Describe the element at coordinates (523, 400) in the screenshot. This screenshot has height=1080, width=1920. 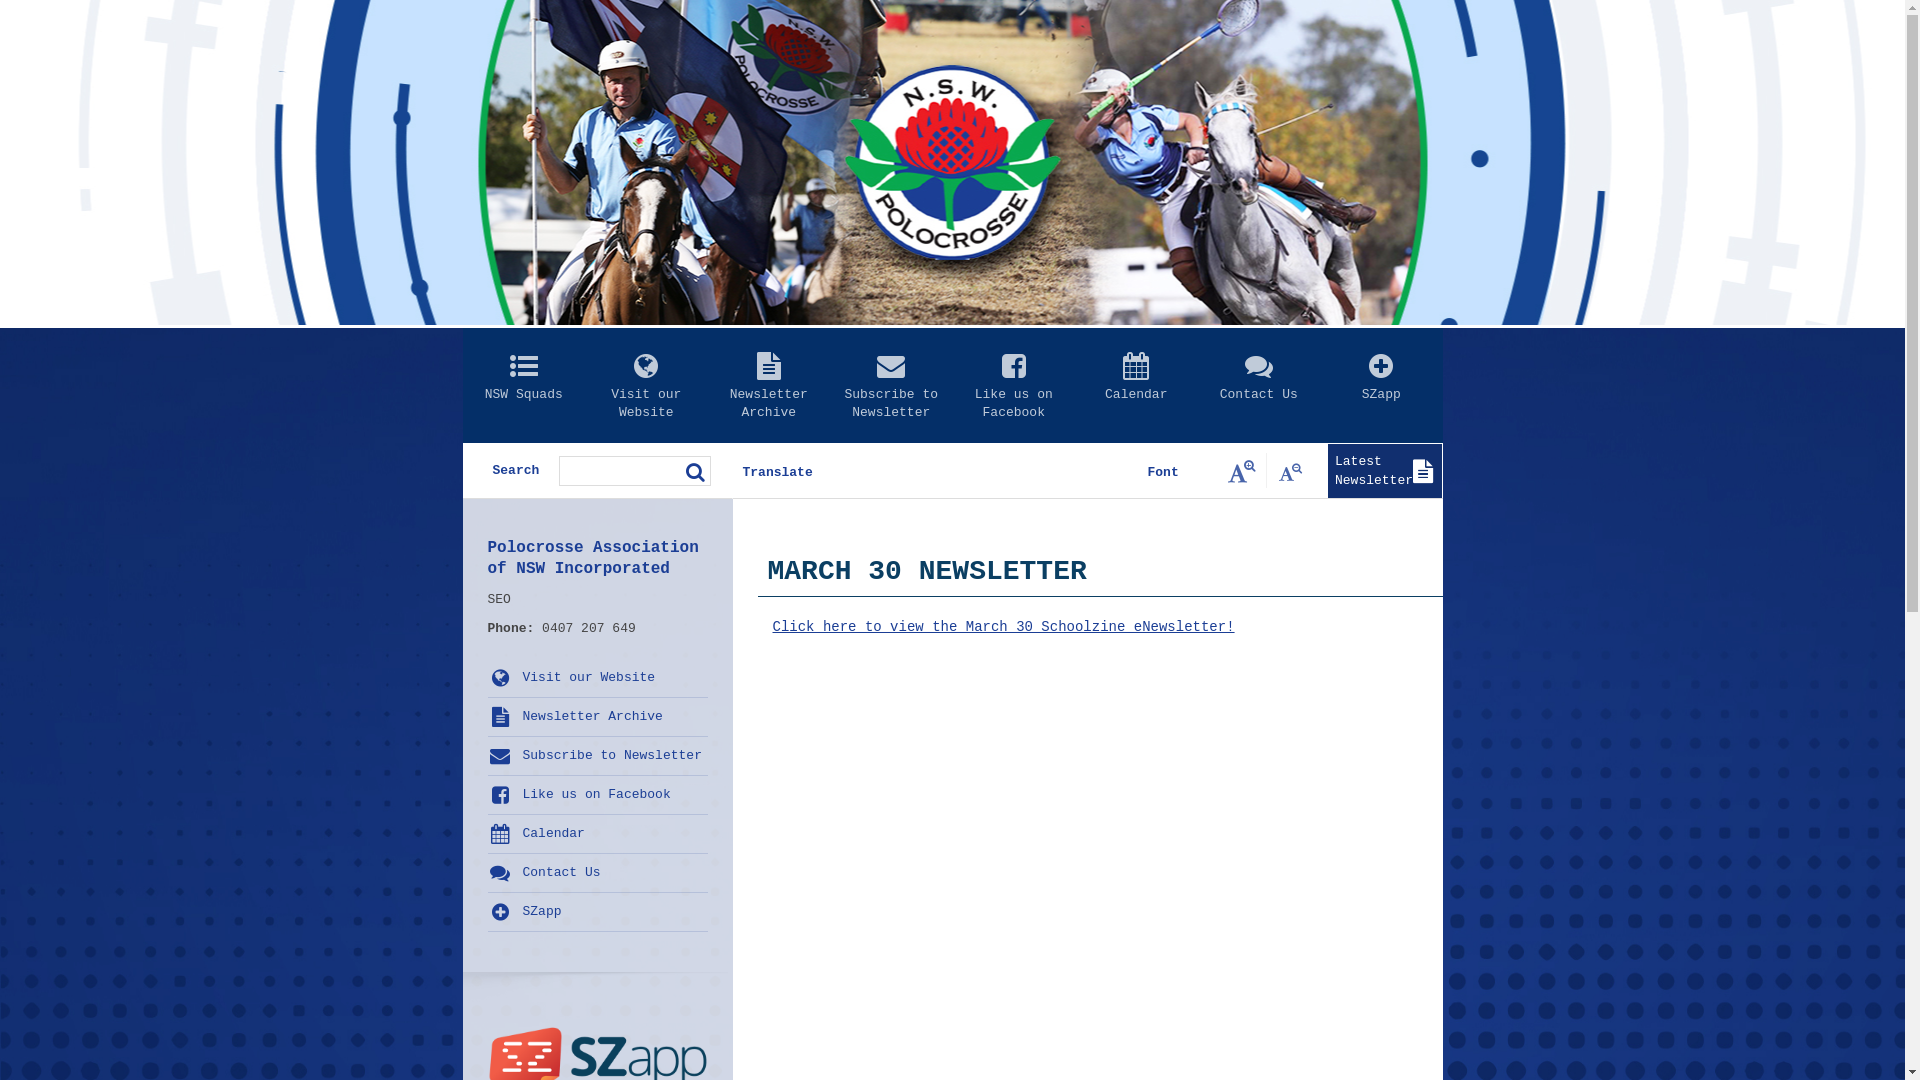
I see `'NSW Squads'` at that location.